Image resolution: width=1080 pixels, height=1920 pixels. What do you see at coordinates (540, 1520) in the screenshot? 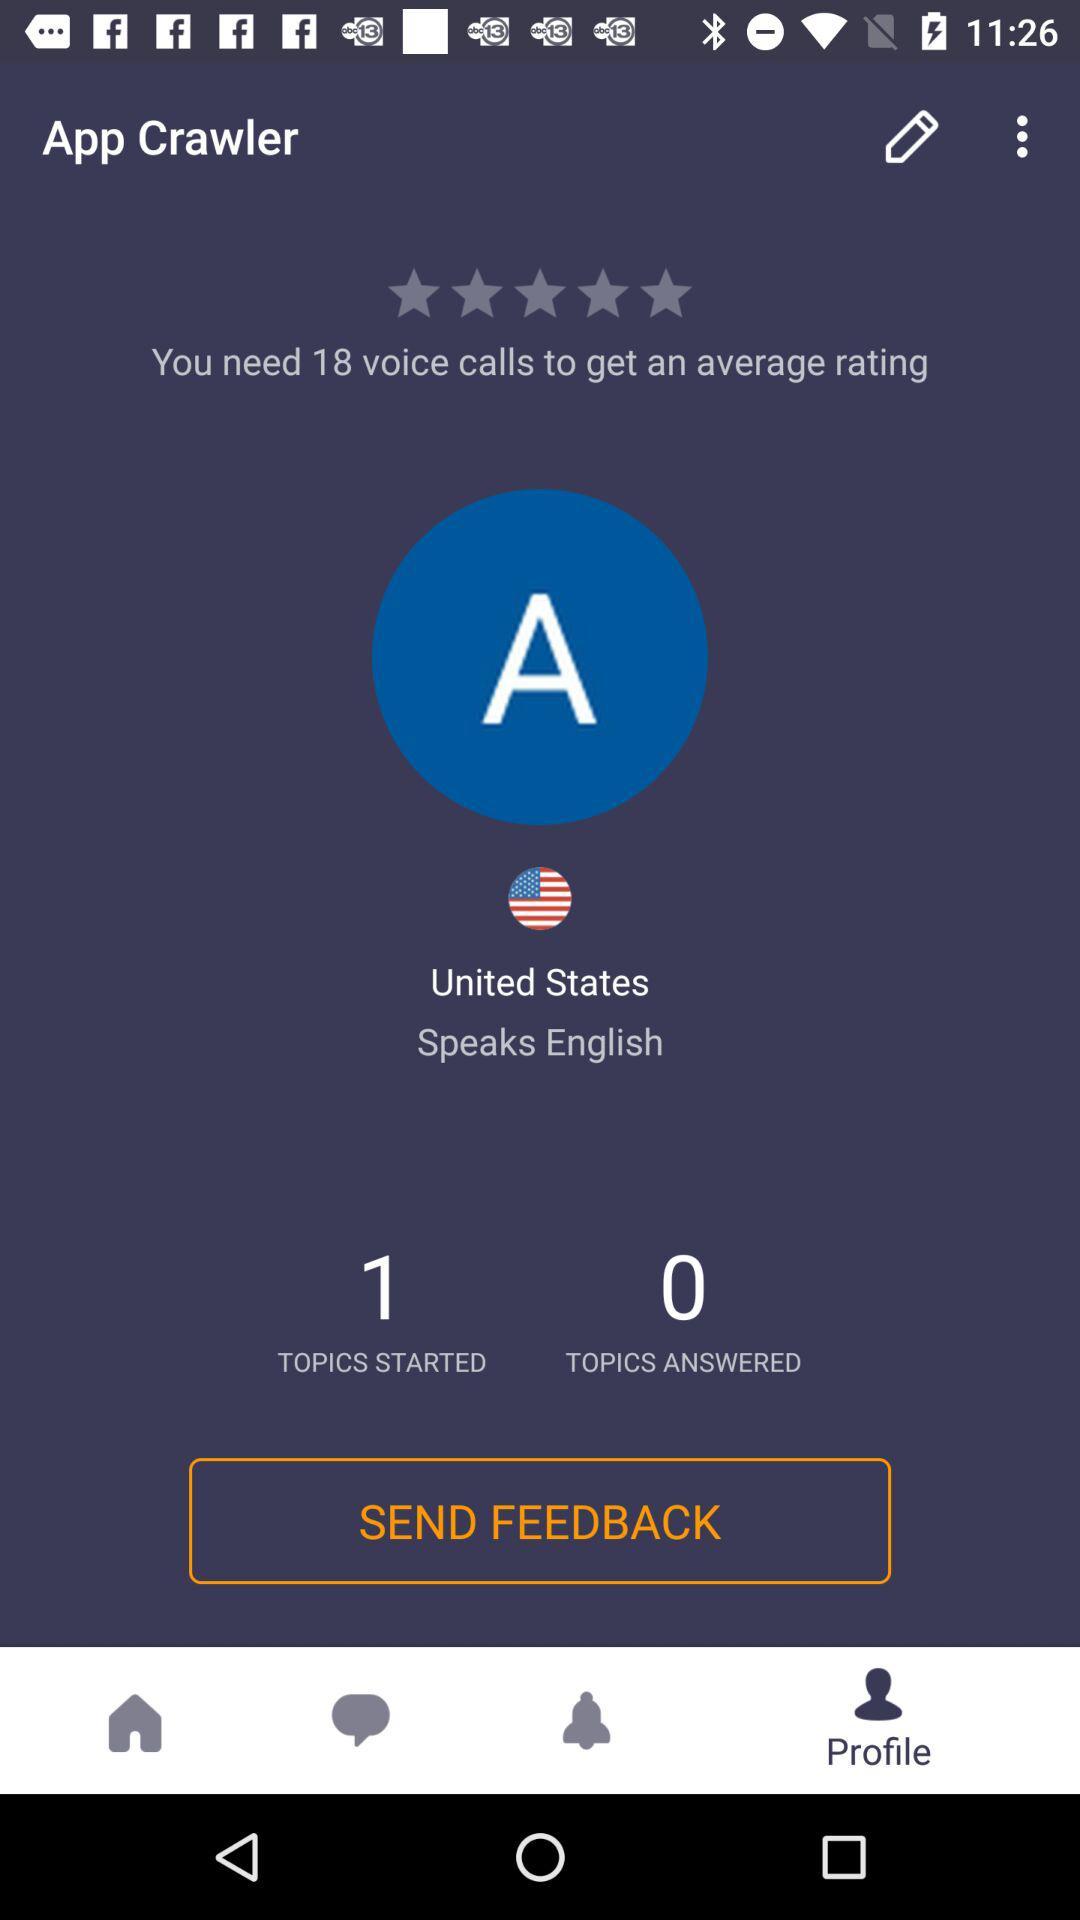
I see `icon below topics started icon` at bounding box center [540, 1520].